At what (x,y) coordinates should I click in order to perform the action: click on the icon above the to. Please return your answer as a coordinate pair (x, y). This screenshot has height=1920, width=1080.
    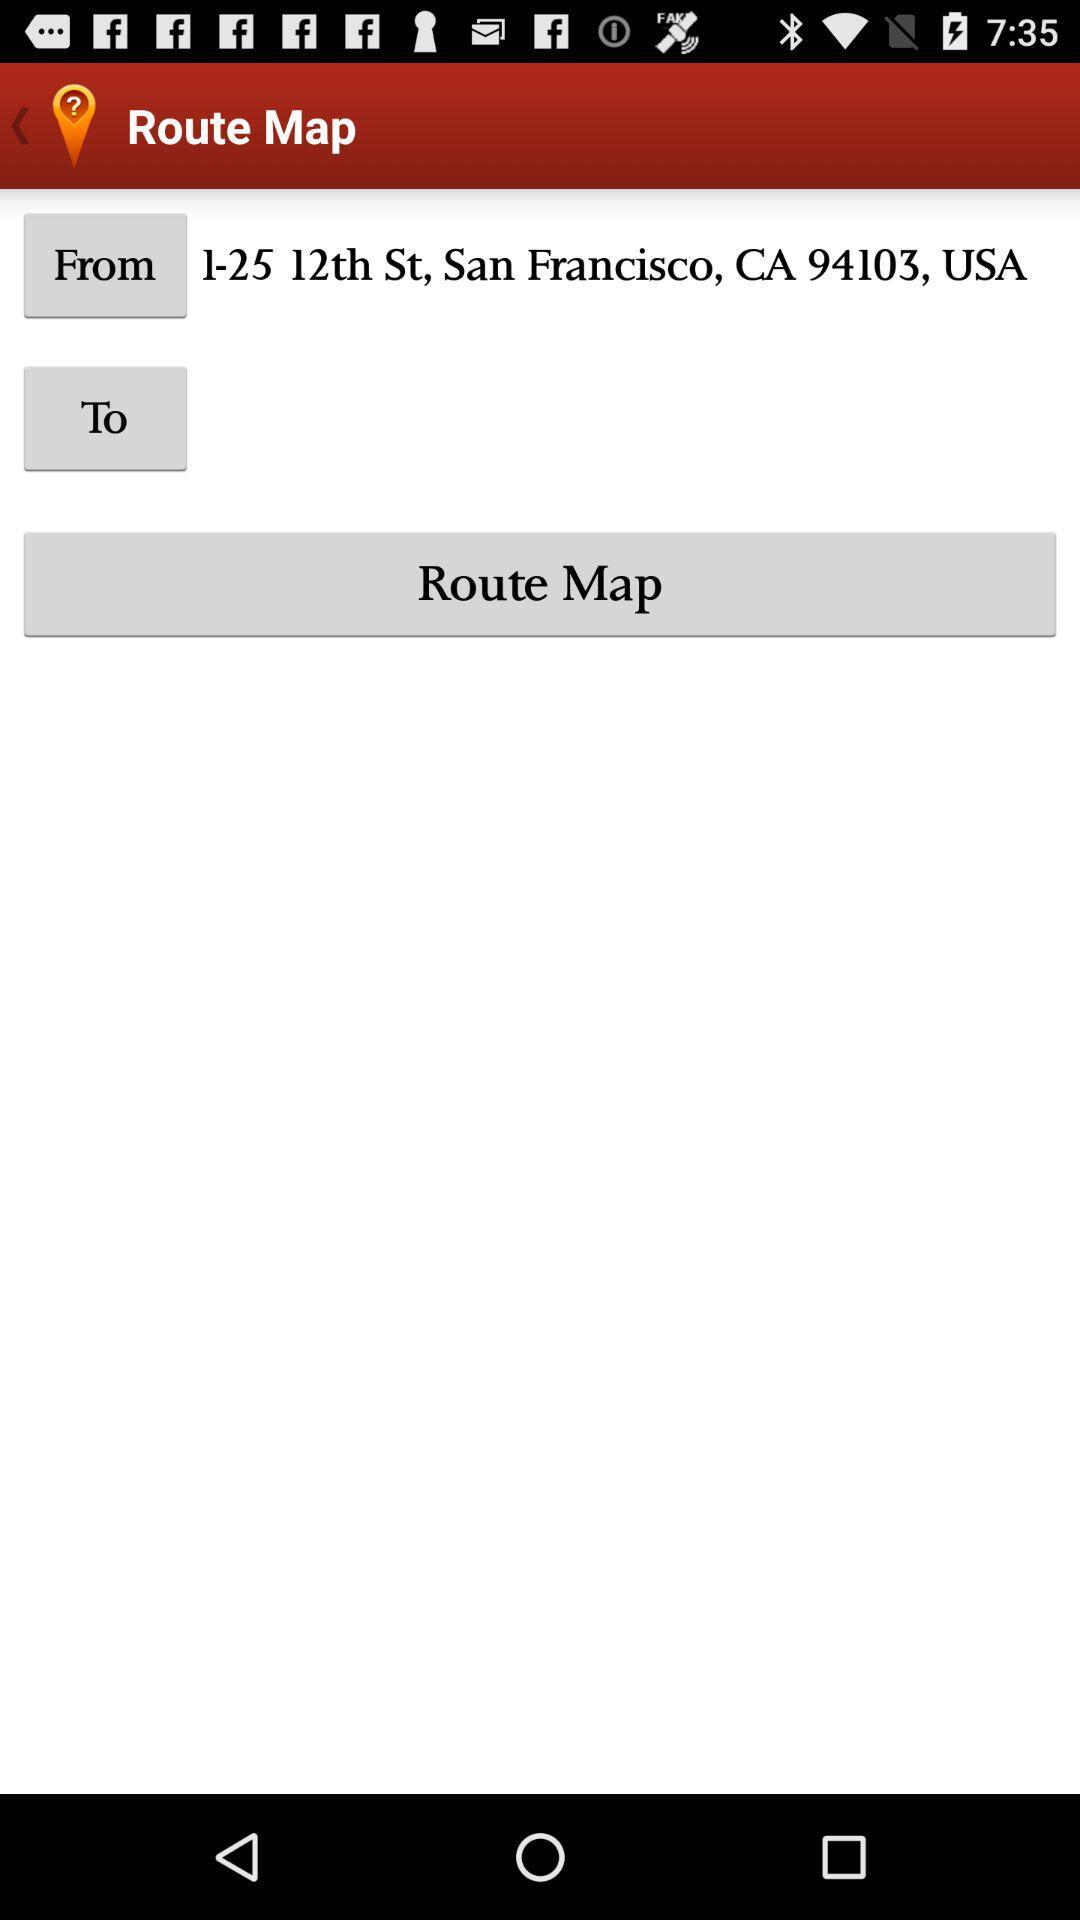
    Looking at the image, I should click on (105, 264).